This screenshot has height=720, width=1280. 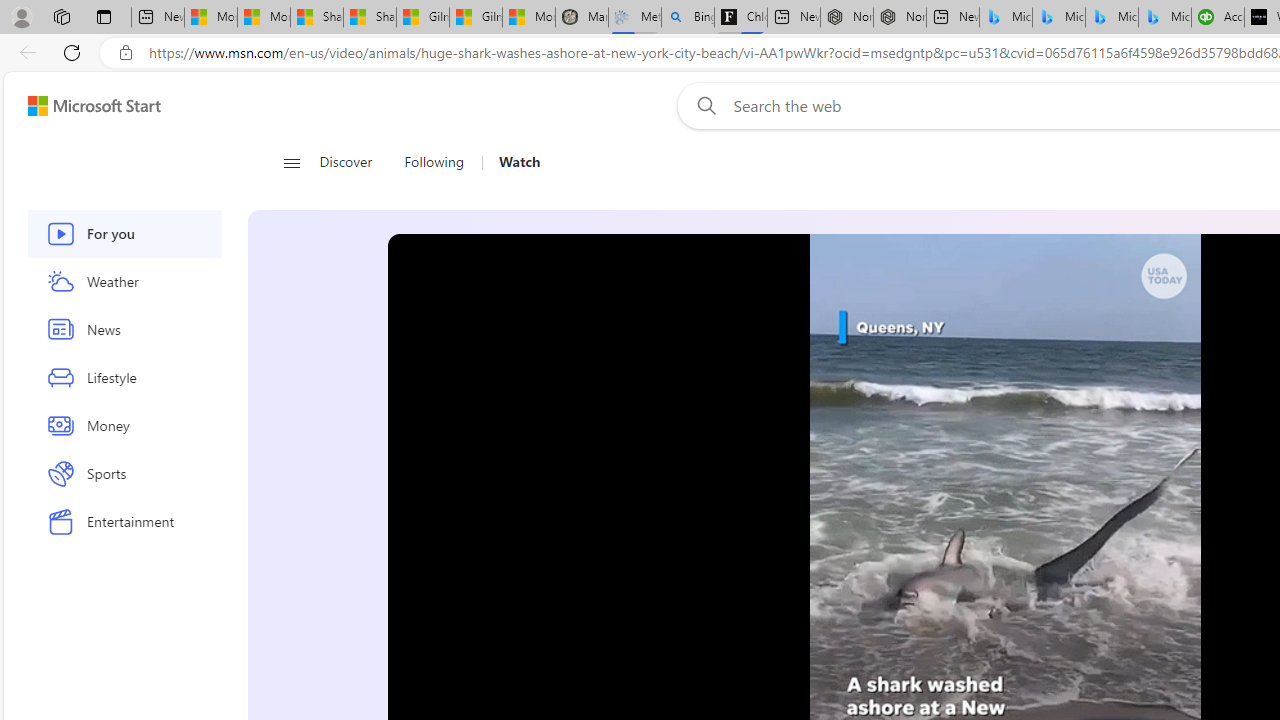 What do you see at coordinates (475, 17) in the screenshot?
I see `'Gilma and Hector both pose tropical trouble for Hawaii'` at bounding box center [475, 17].